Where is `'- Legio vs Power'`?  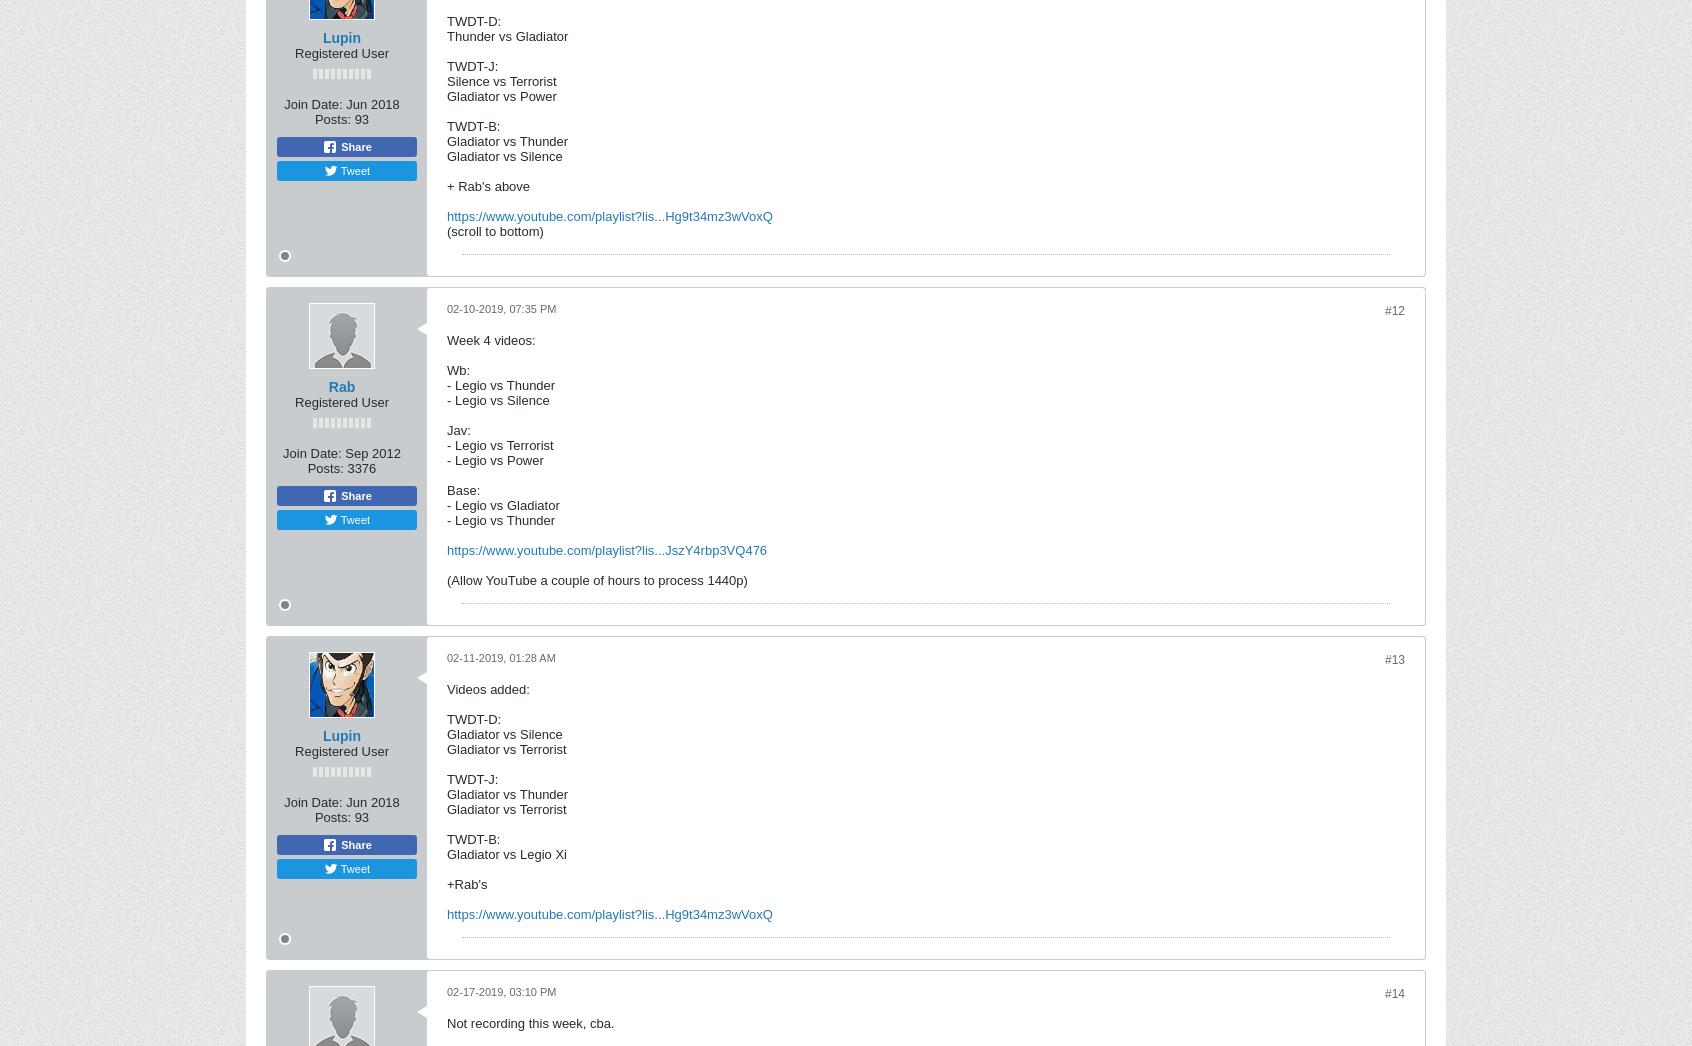
'- Legio vs Power' is located at coordinates (446, 459).